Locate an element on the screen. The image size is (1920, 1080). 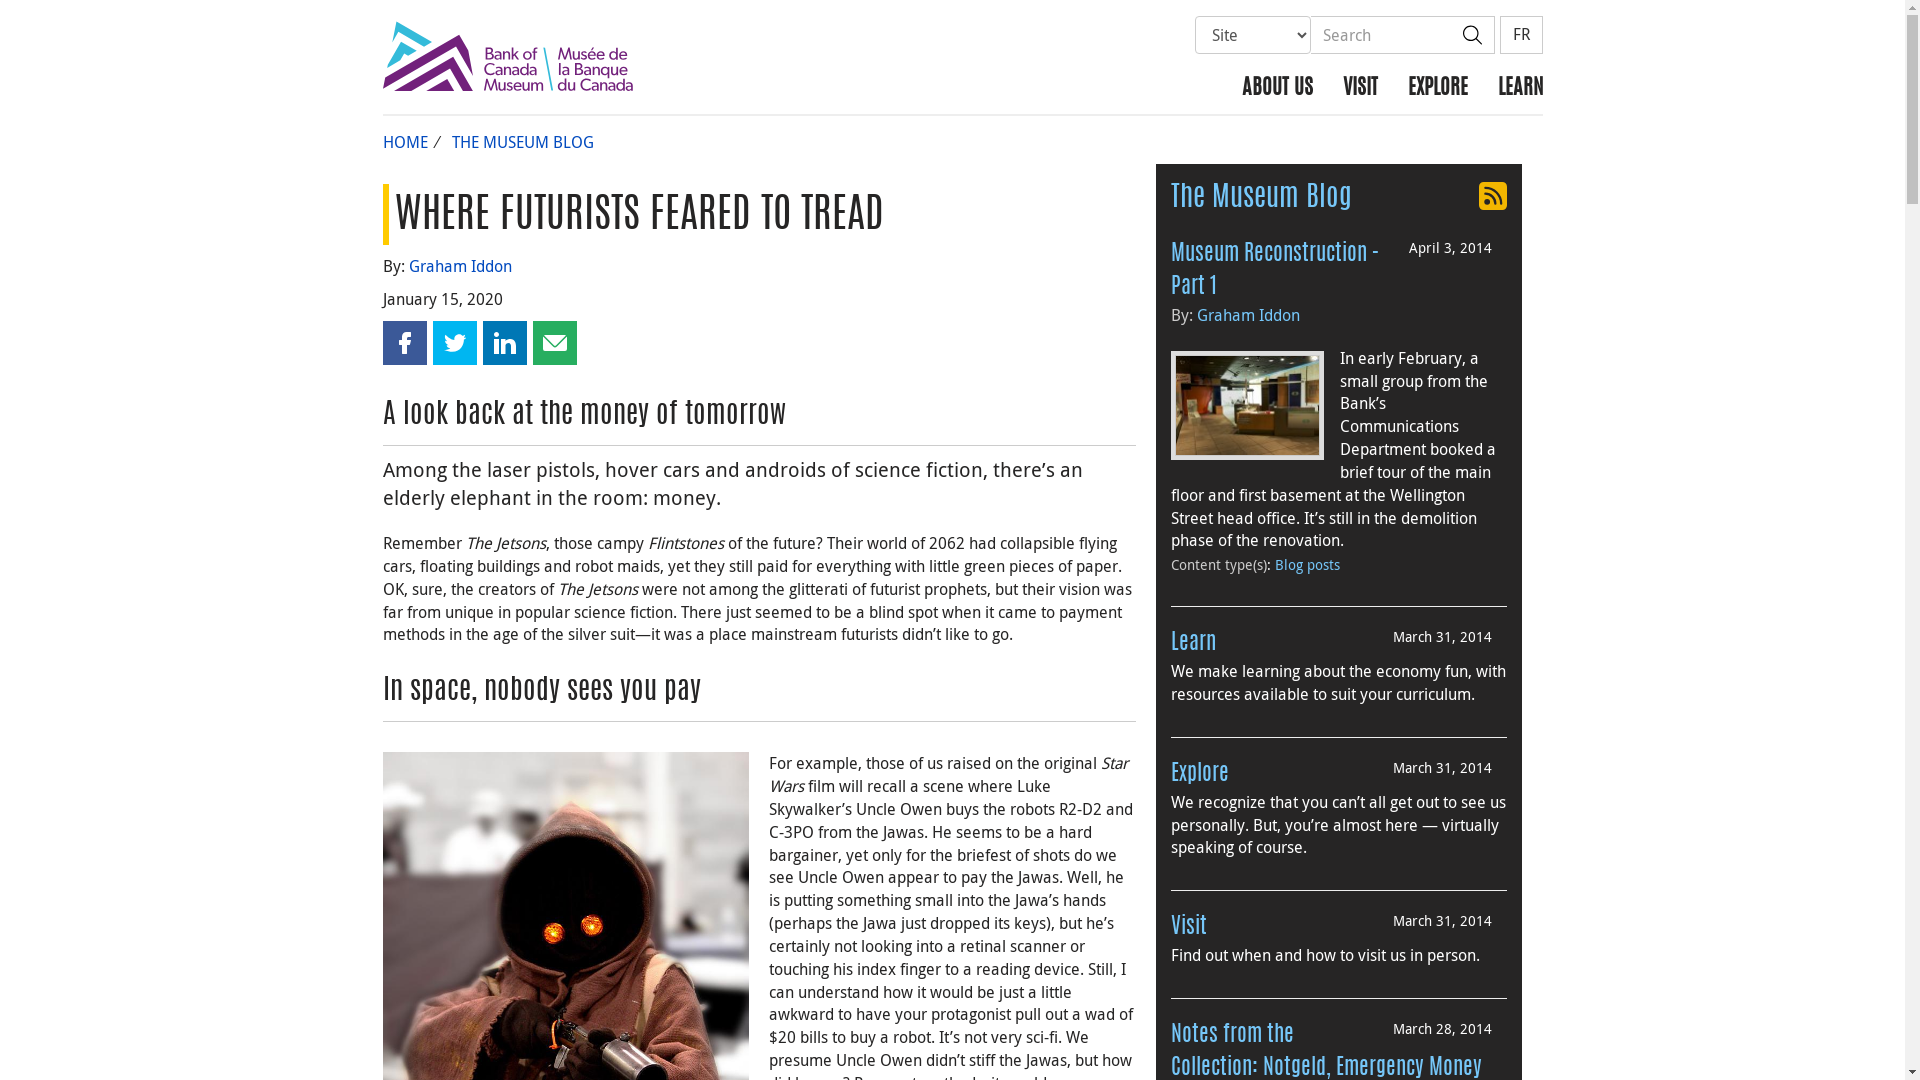
'Graham Iddon' is located at coordinates (1247, 315).